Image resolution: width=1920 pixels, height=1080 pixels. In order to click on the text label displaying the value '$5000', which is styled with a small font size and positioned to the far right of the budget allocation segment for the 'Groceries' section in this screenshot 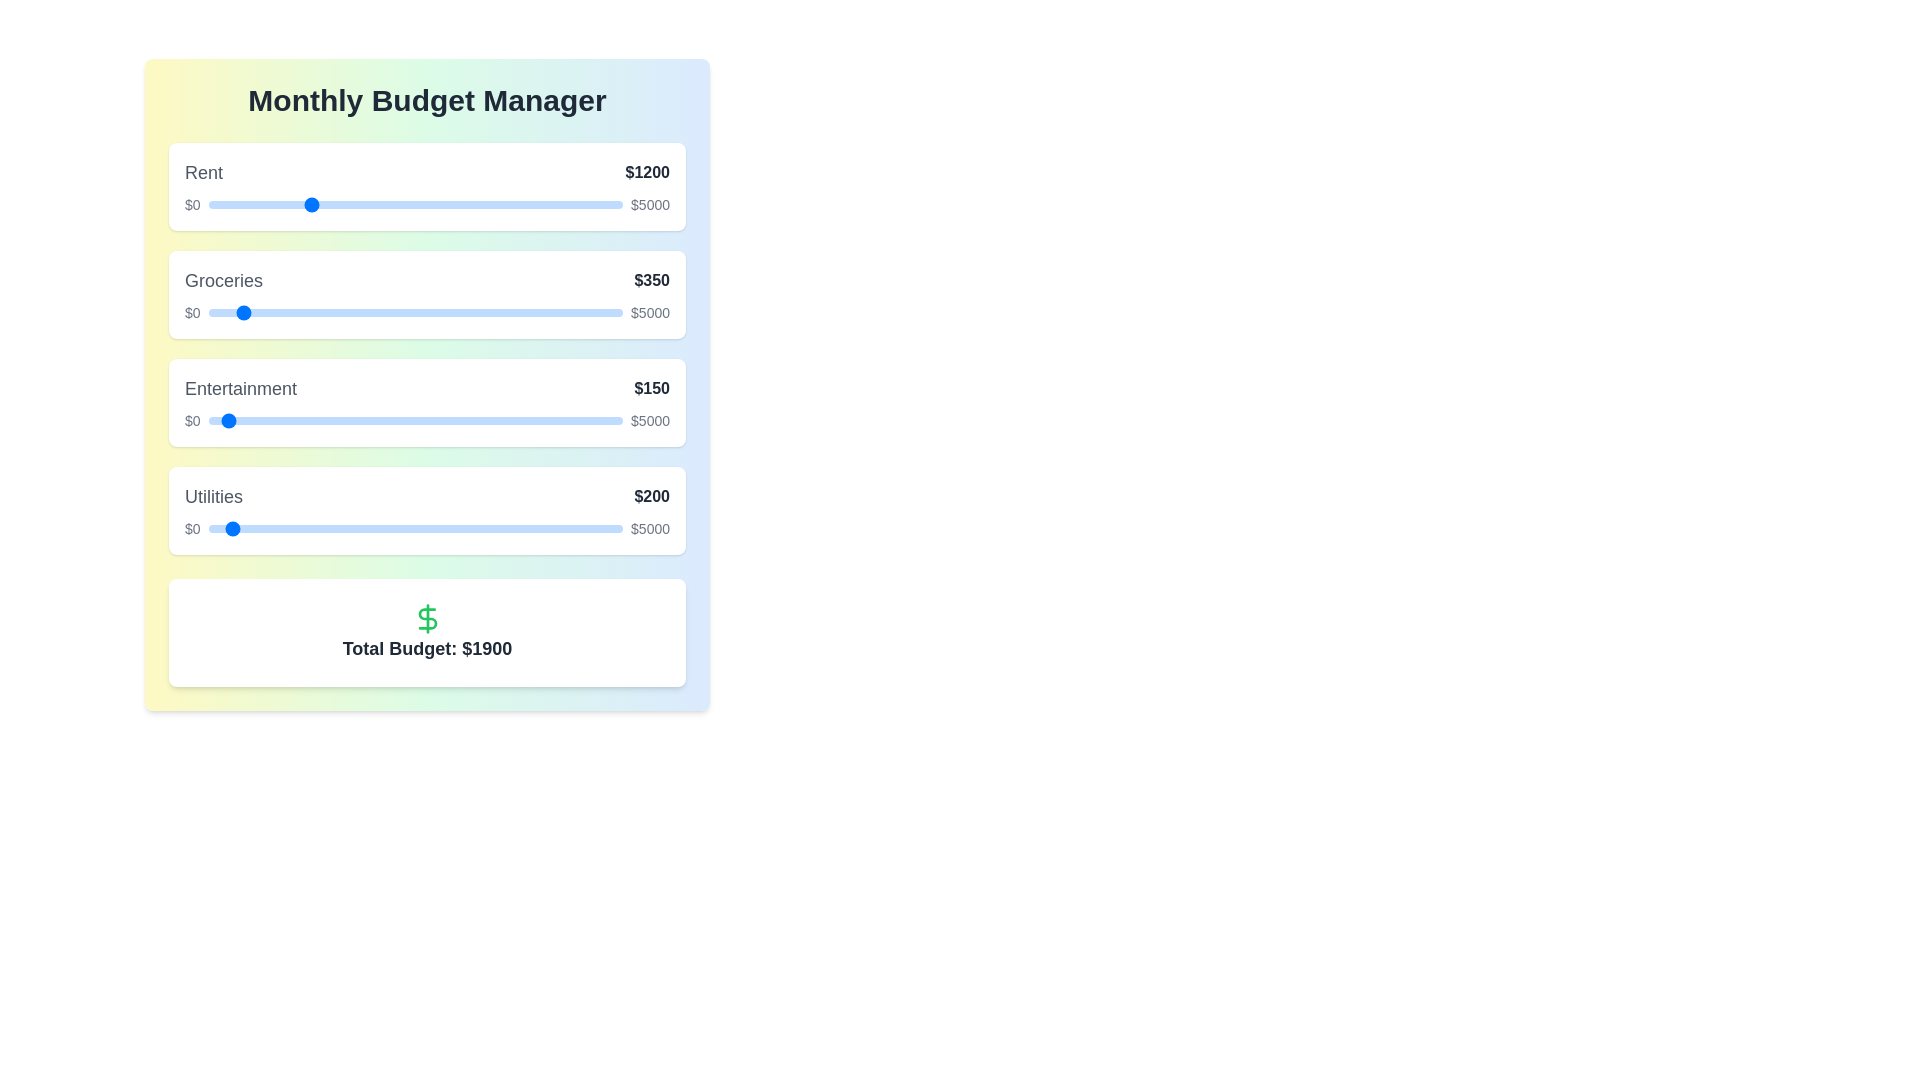, I will do `click(650, 312)`.